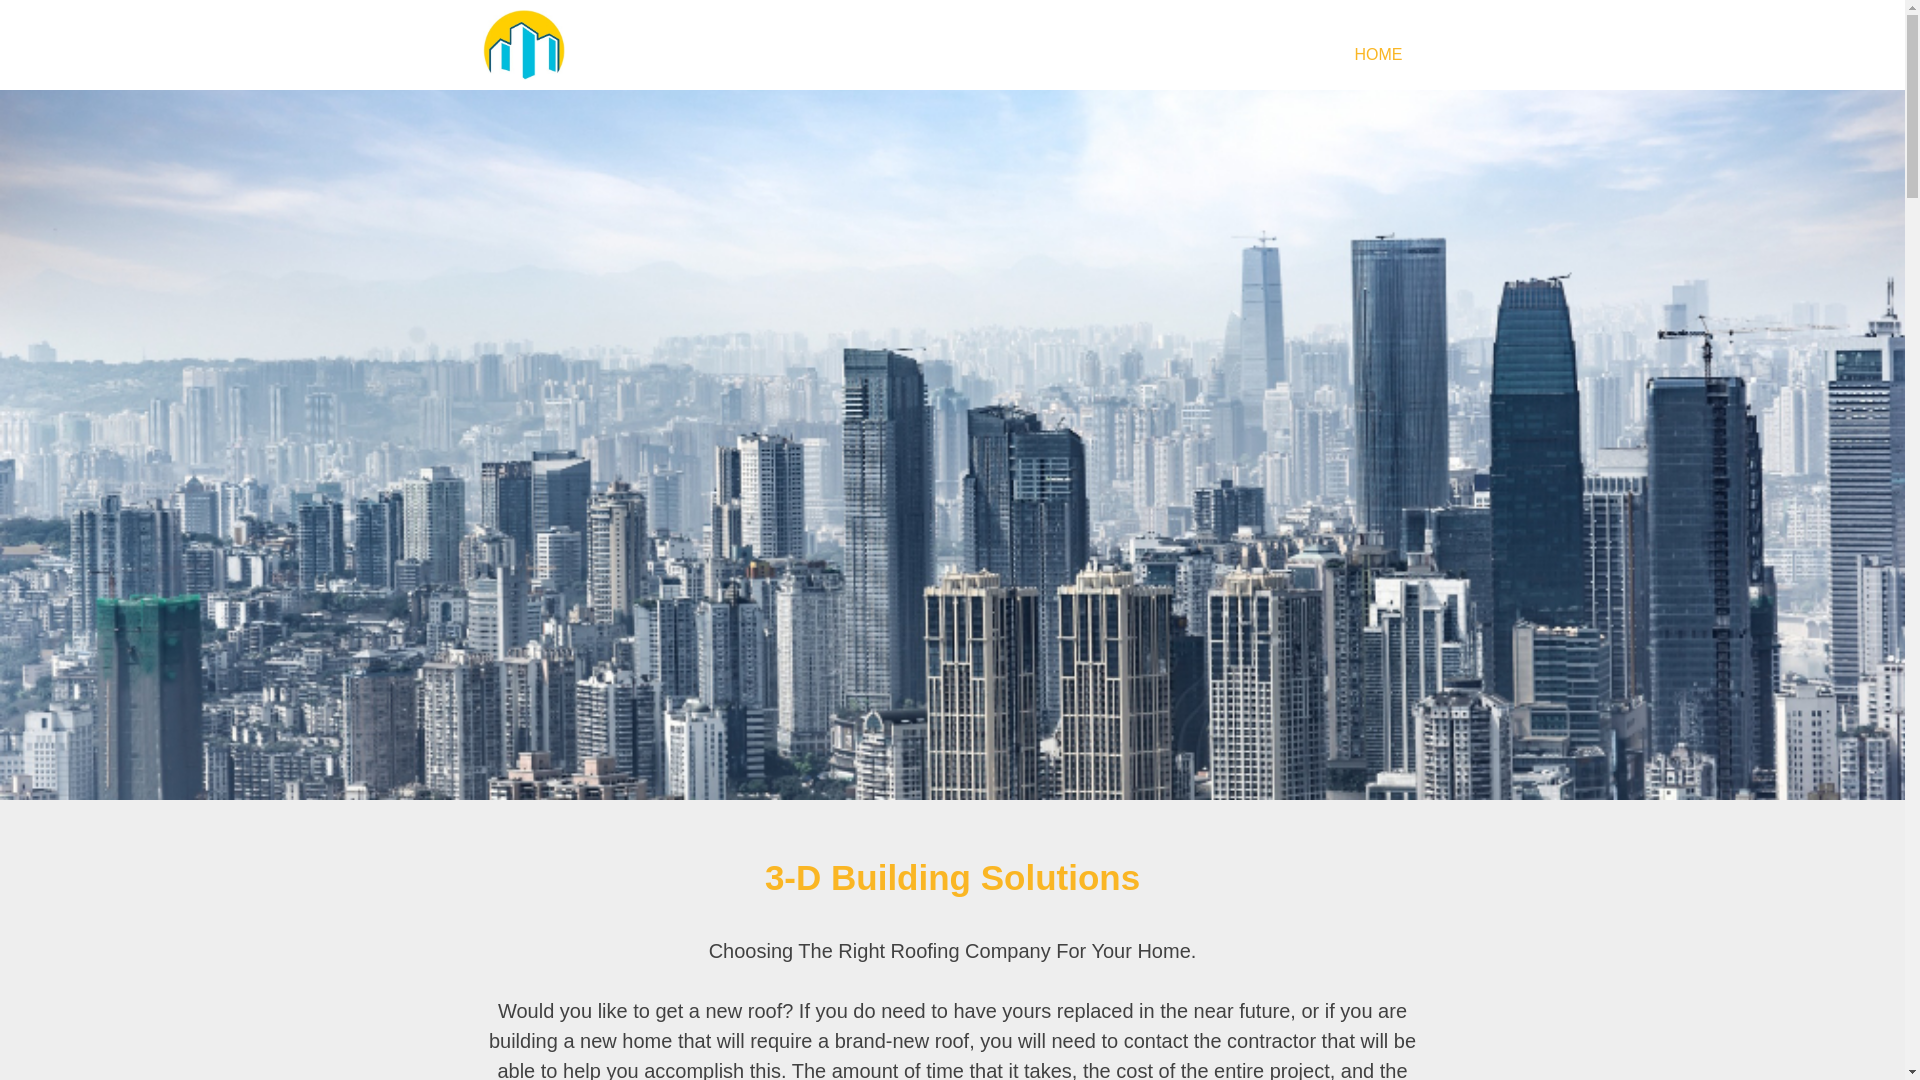 The height and width of the screenshot is (1080, 1920). Describe the element at coordinates (1376, 53) in the screenshot. I see `'HOME'` at that location.